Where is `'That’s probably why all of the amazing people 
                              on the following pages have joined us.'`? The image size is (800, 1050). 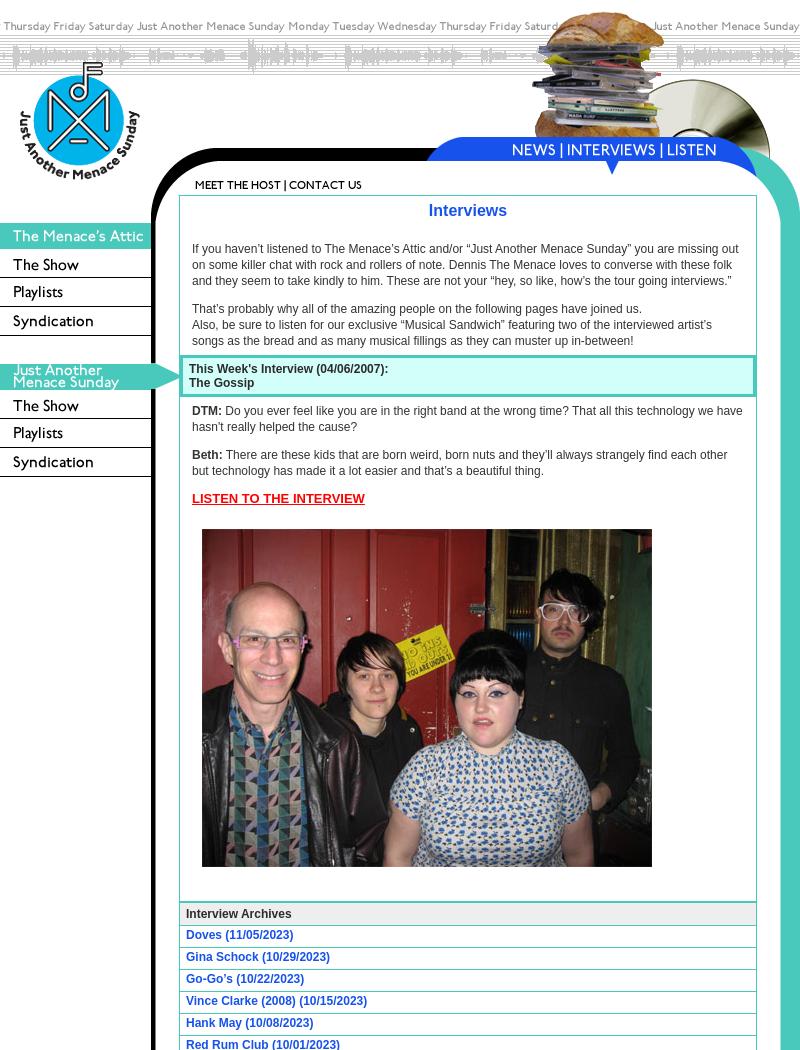
'That’s probably why all of the amazing people 
                              on the following pages have joined us.' is located at coordinates (416, 309).